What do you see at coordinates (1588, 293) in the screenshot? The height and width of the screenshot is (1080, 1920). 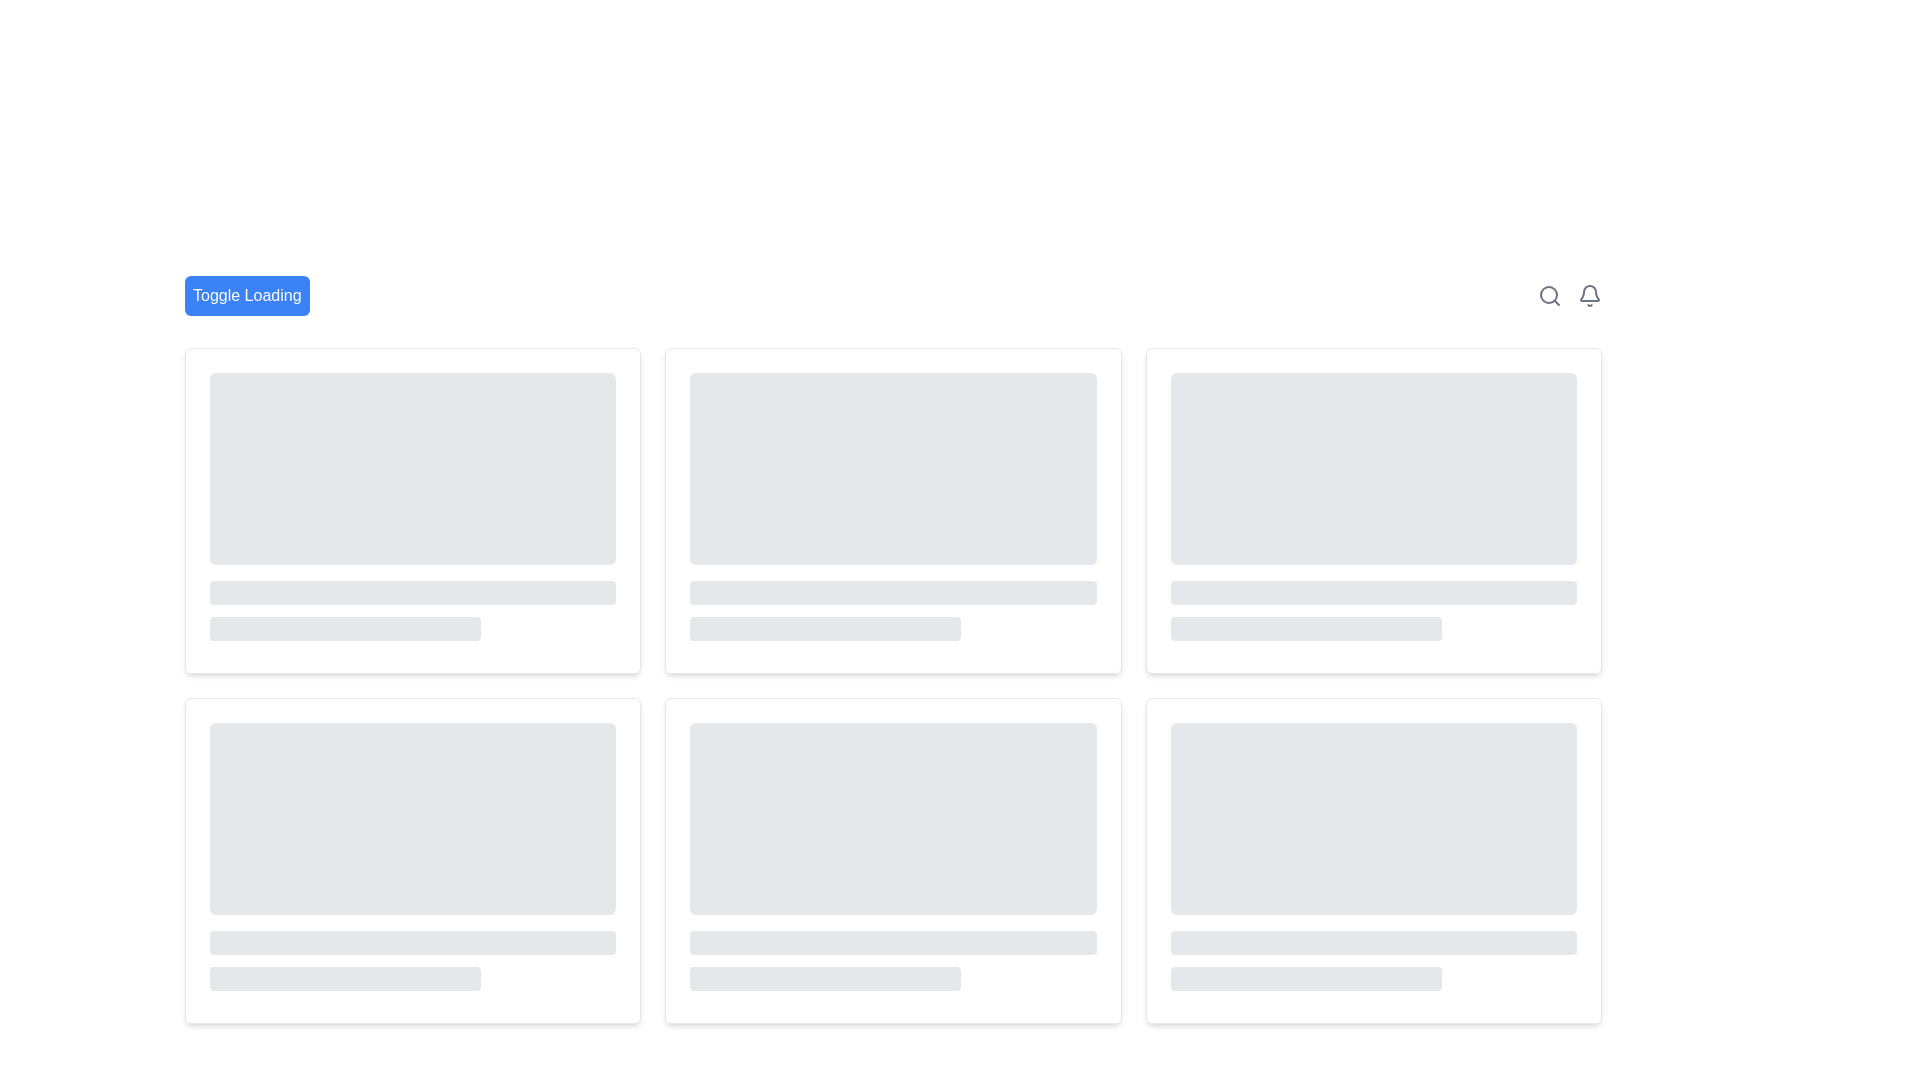 I see `the middle part of the bell icon, which is part of a notification alert graphic located near the top-right corner of the interface` at bounding box center [1588, 293].